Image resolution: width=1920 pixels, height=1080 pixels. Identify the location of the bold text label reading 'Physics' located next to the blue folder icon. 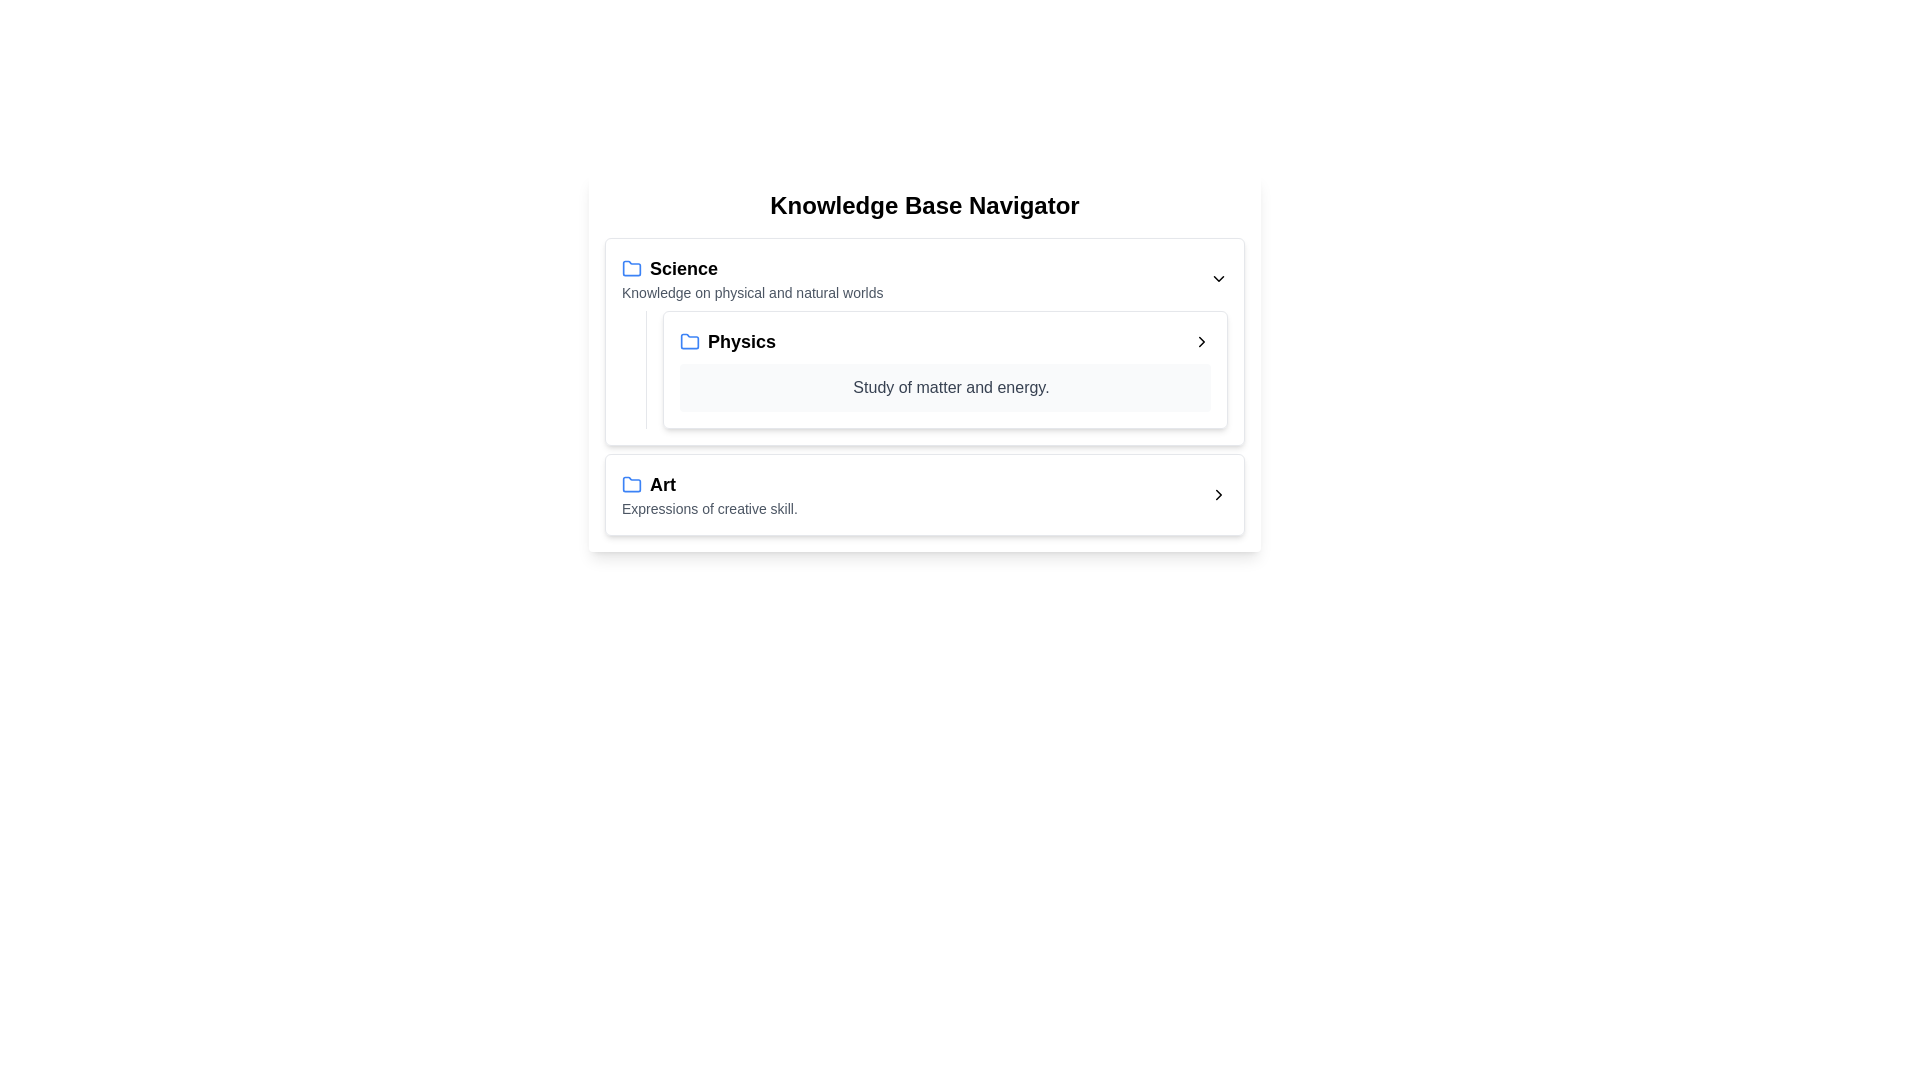
(727, 341).